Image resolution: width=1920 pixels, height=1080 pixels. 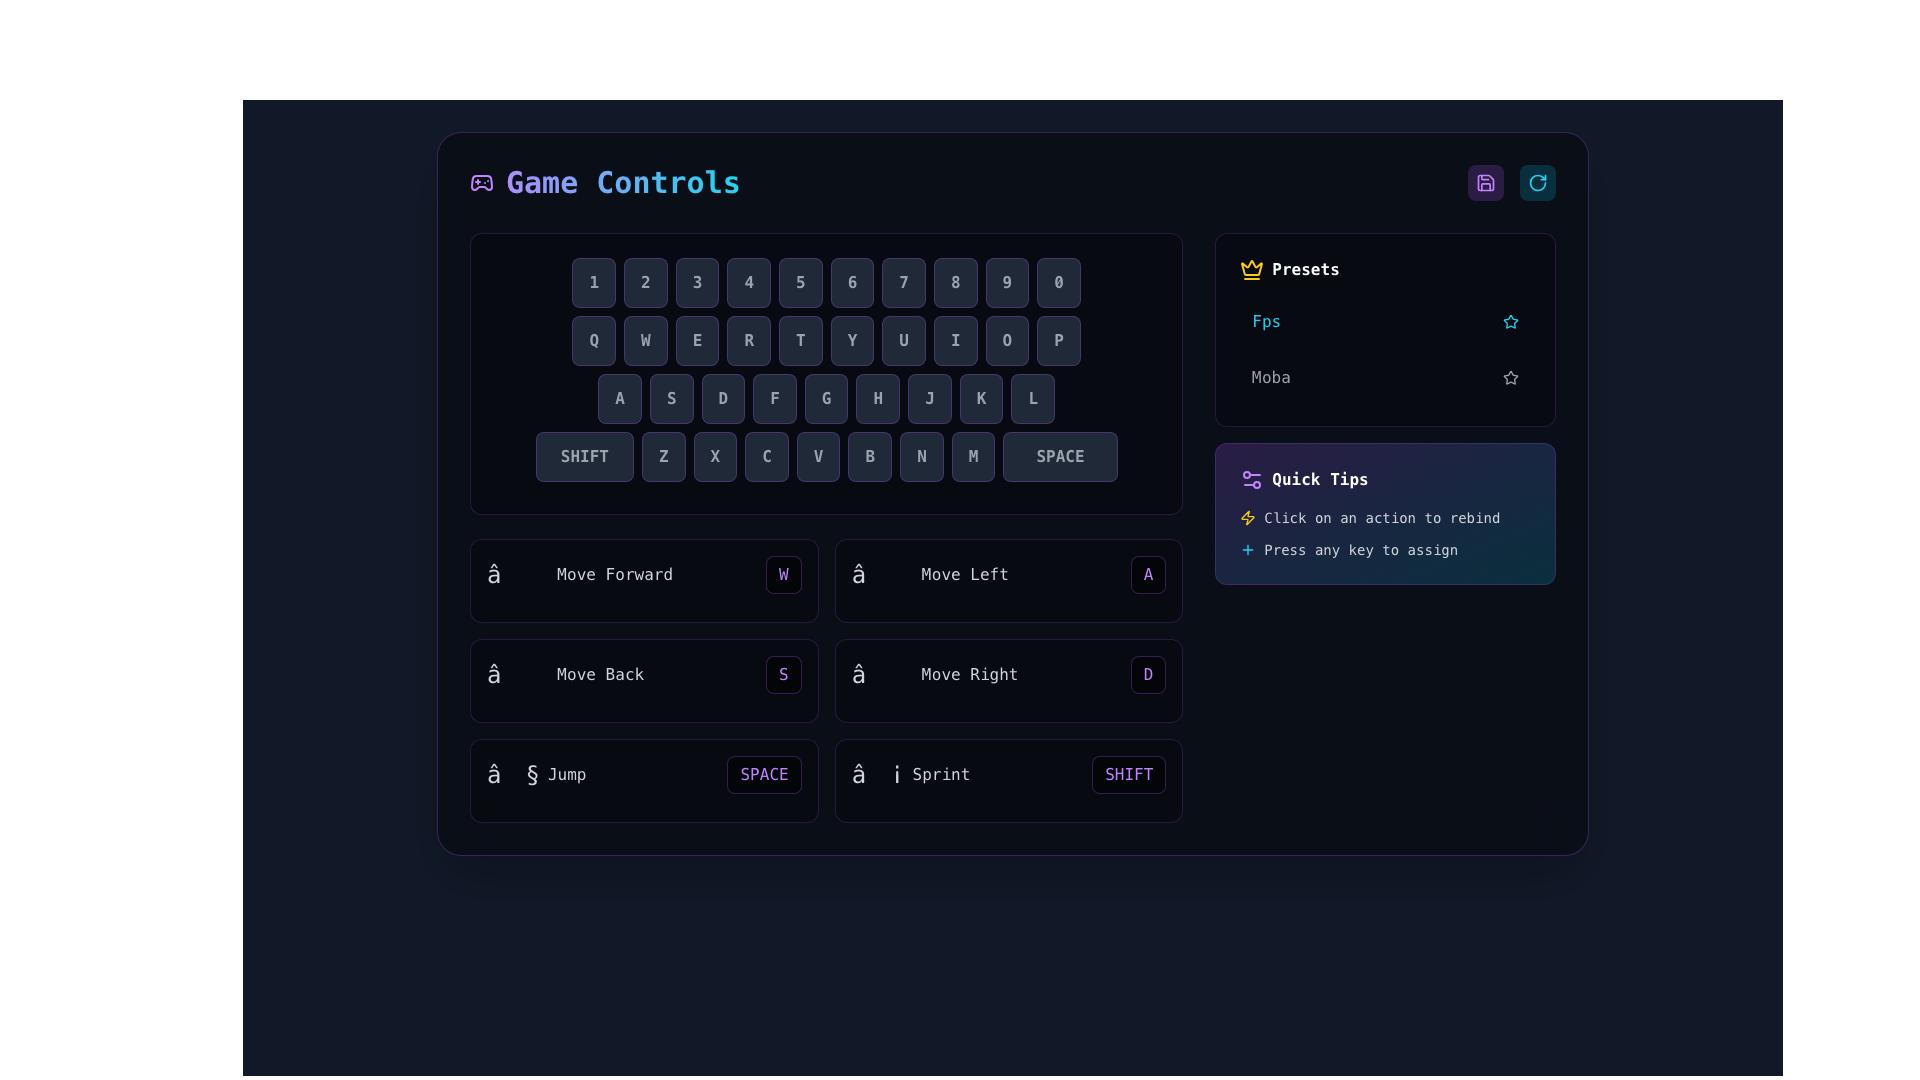 What do you see at coordinates (1251, 270) in the screenshot?
I see `the crown icon that serves as a visual indicator for the 'Presets' section, located to the far left of the section and adjacent to the 'Presets' label` at bounding box center [1251, 270].